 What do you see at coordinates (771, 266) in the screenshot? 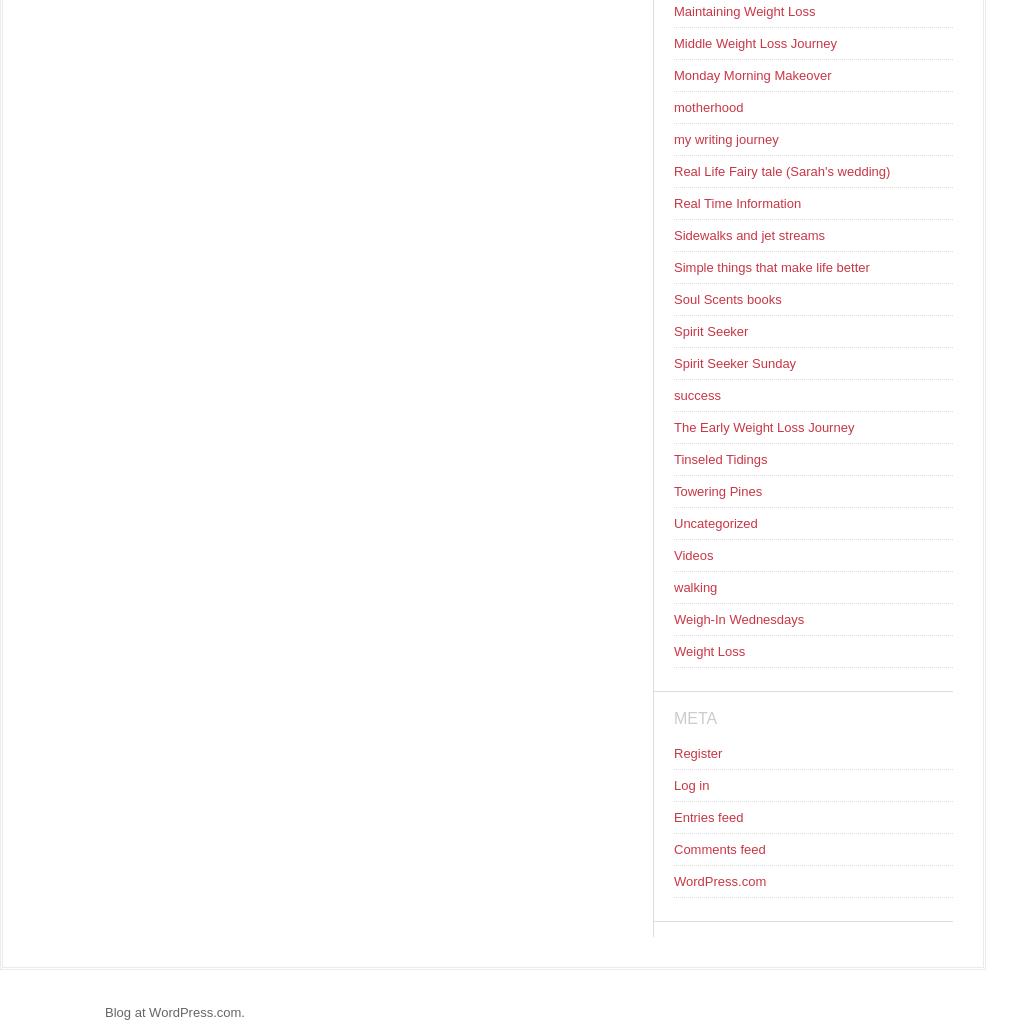
I see `'Simple things that make life better'` at bounding box center [771, 266].